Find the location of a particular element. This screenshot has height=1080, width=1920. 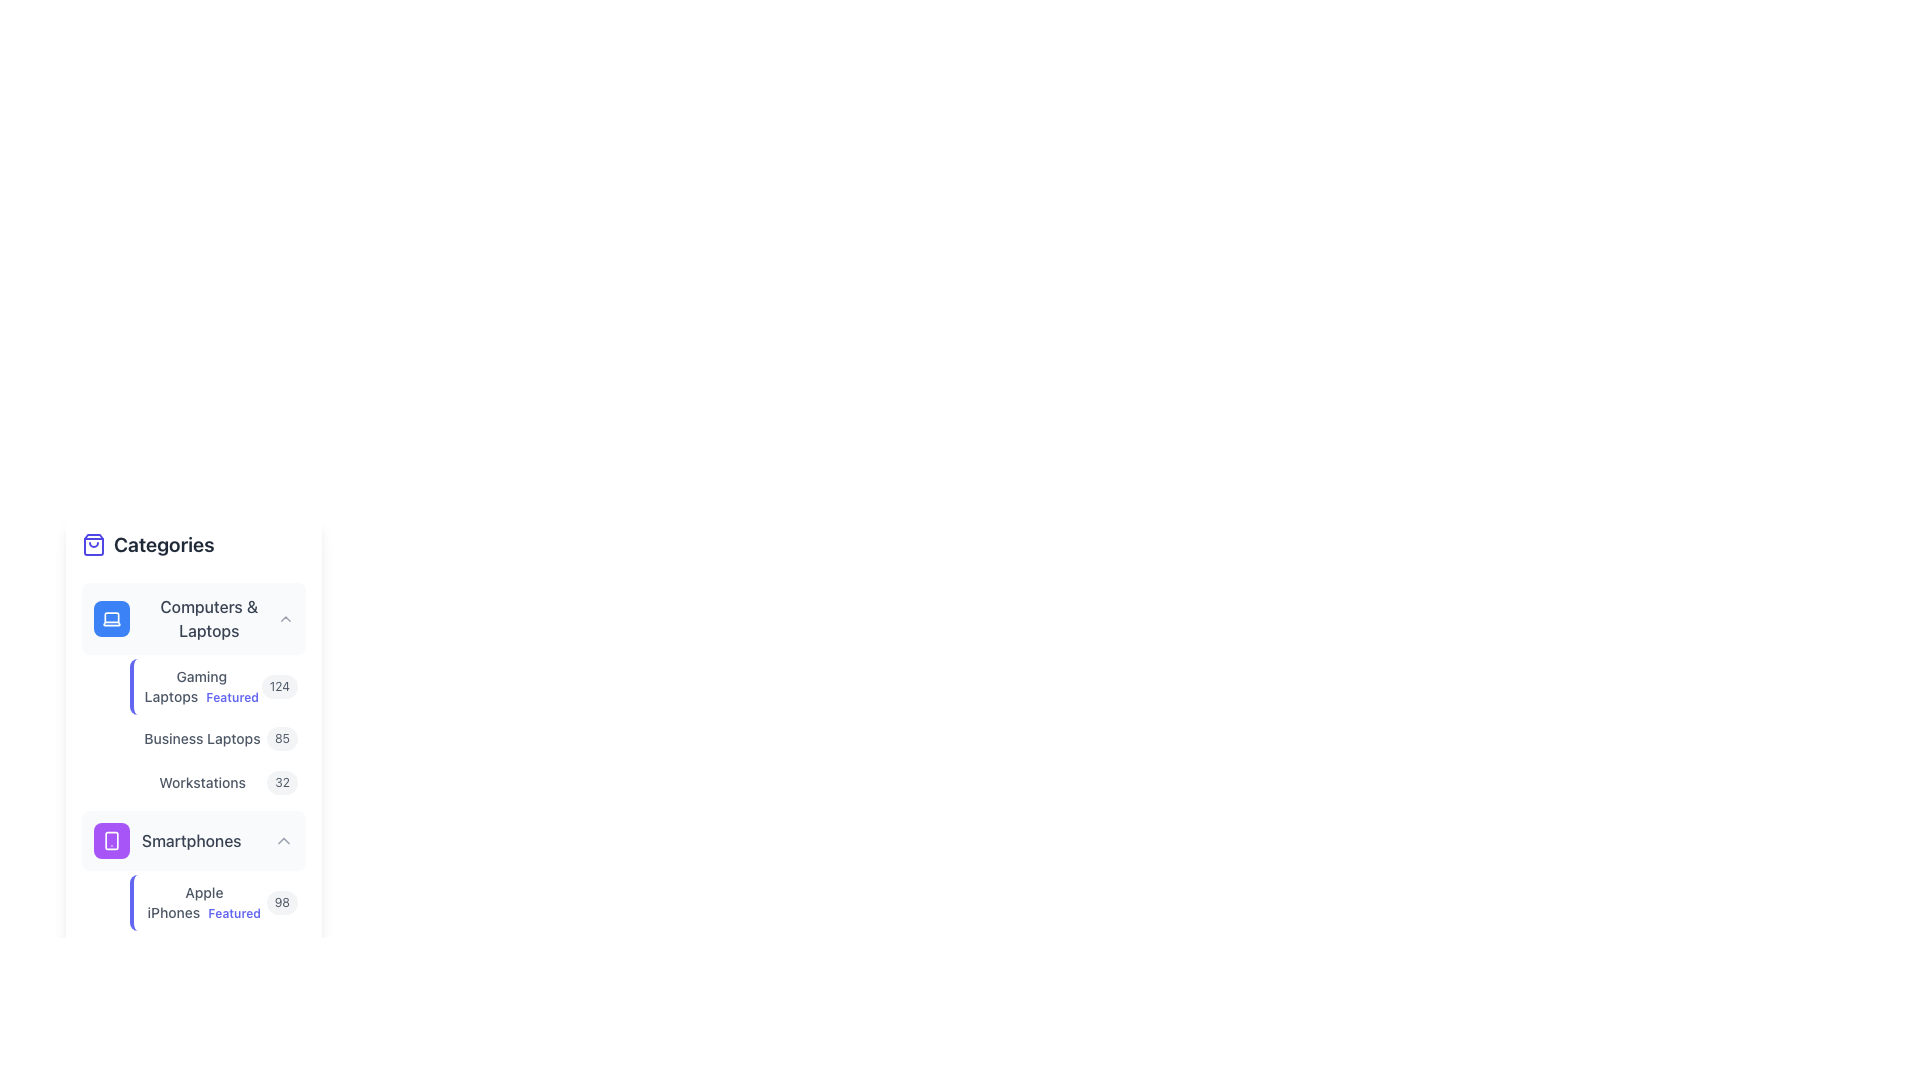

text content of the descriptive label for the 'Computers & Laptops' category located in the left panel under 'Categories' is located at coordinates (209, 617).